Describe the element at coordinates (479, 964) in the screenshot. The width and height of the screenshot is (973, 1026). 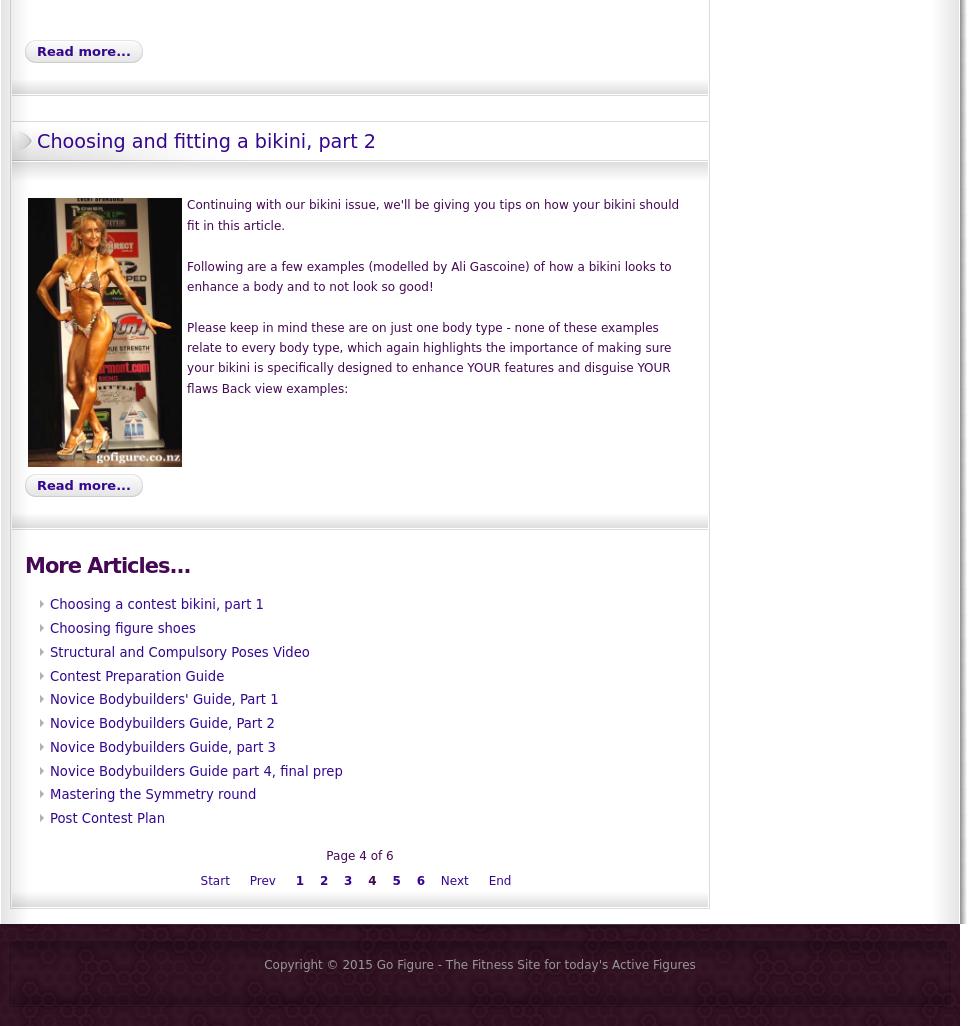
I see `'Copyright © 2015 Go Figure - The Fitness Site for today's Active Figures'` at that location.